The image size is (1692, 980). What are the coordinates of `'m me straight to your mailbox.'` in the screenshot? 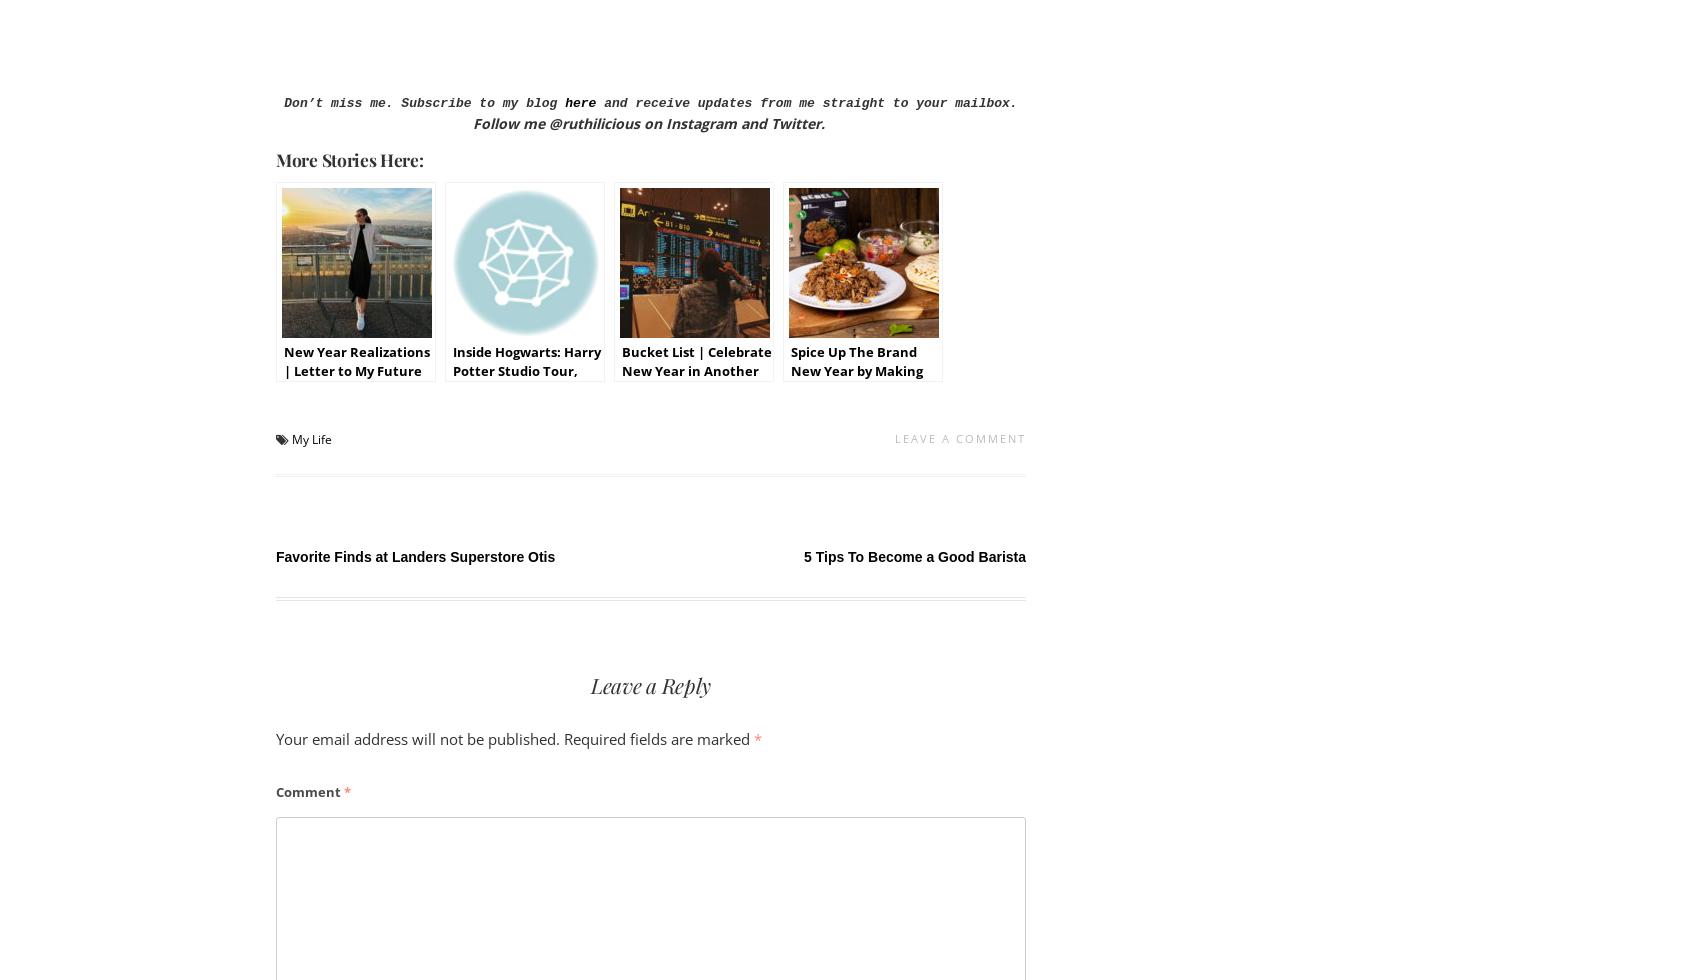 It's located at (898, 103).